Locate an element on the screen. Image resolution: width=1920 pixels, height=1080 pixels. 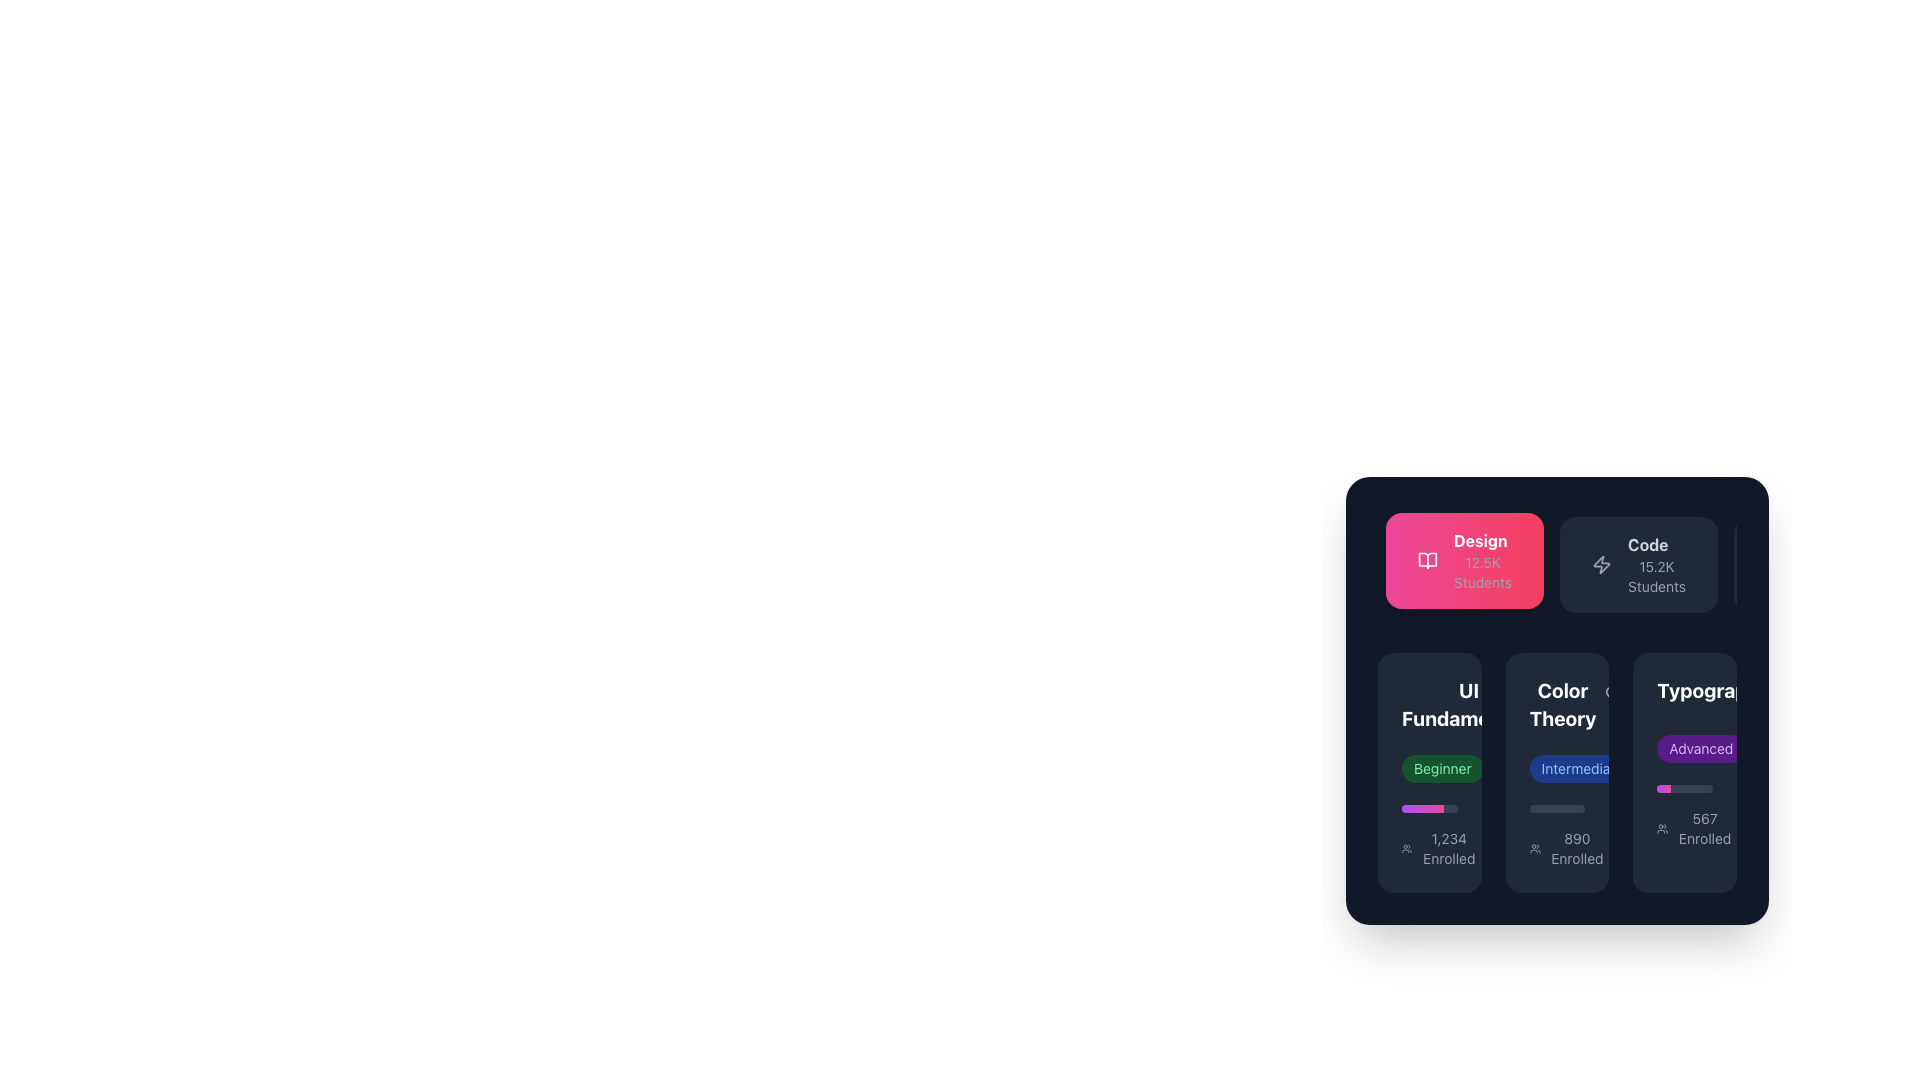
text label displaying '2h 15m' which is styled with light-colored text on a dark background, located in the bottom-left region of the interface alongside a clock icon is located at coordinates (1529, 767).